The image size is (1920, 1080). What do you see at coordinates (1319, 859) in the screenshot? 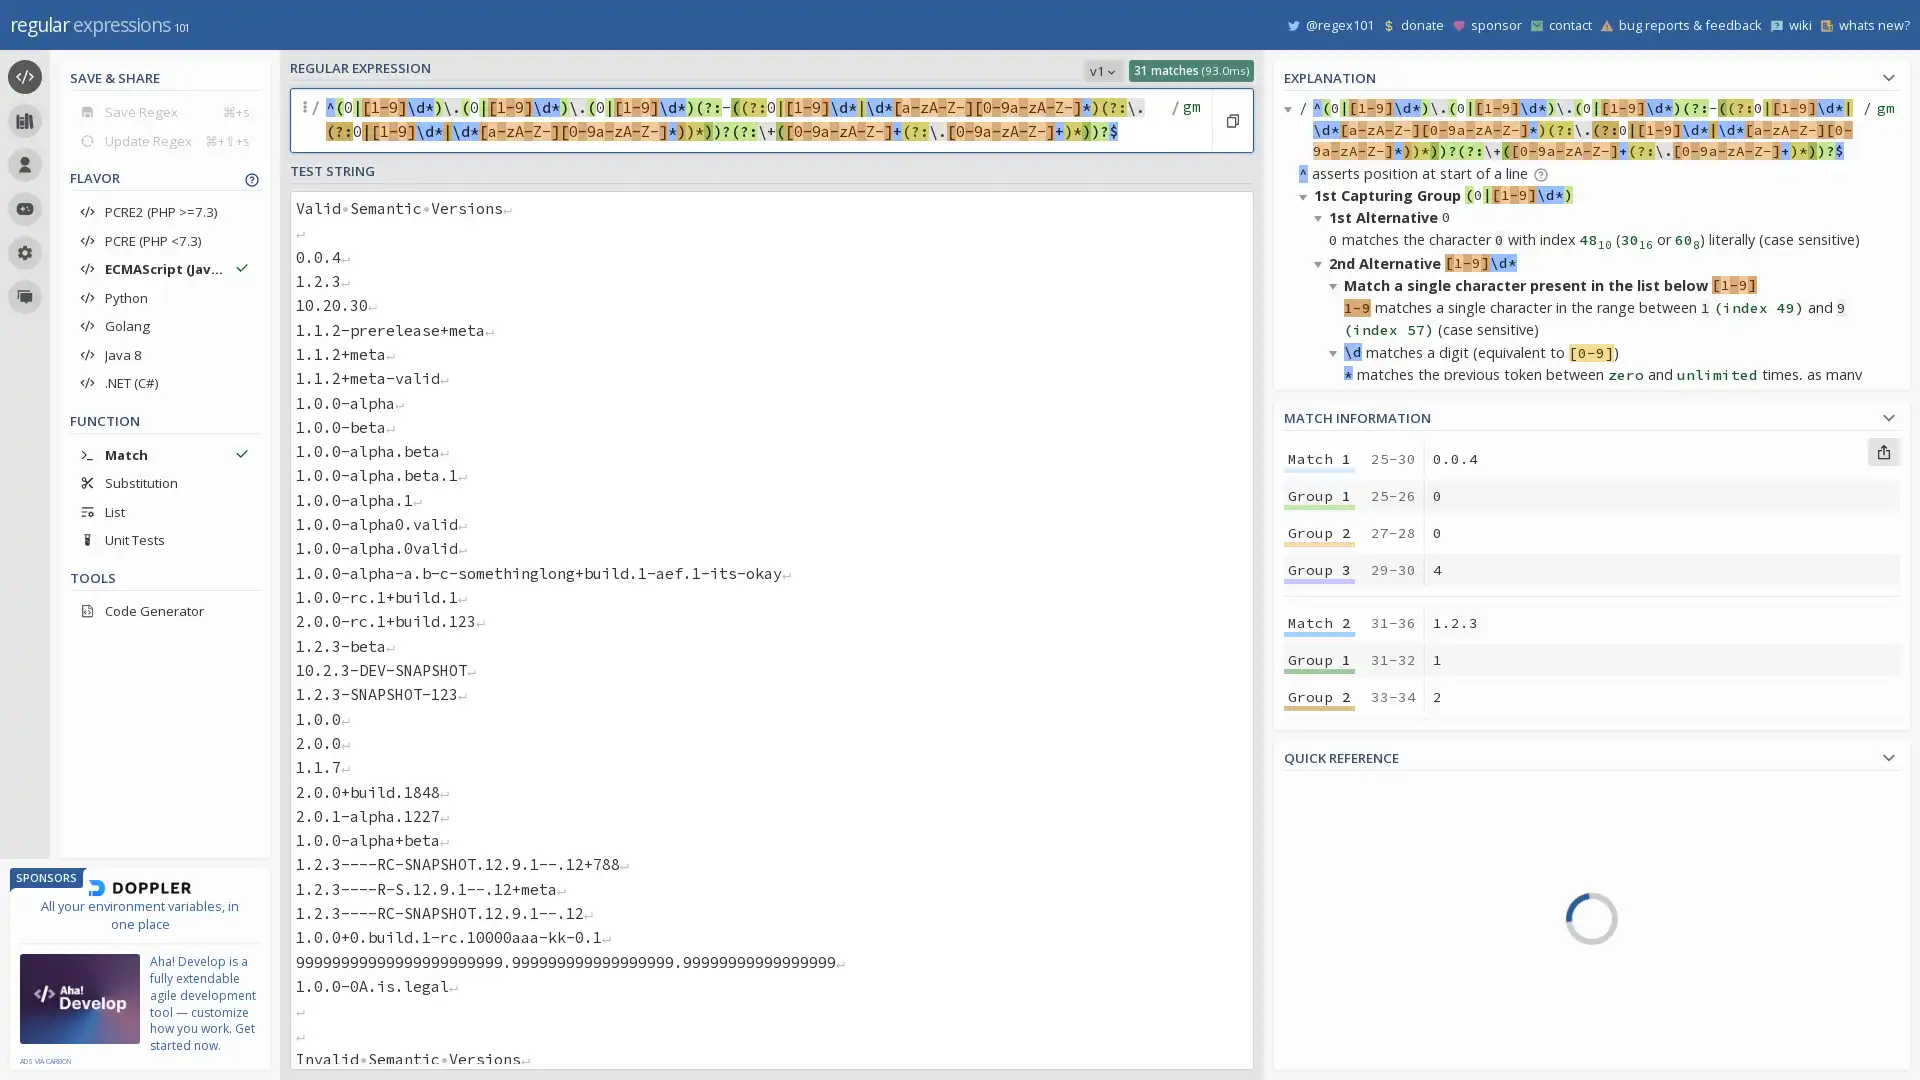
I see `Group 2` at bounding box center [1319, 859].